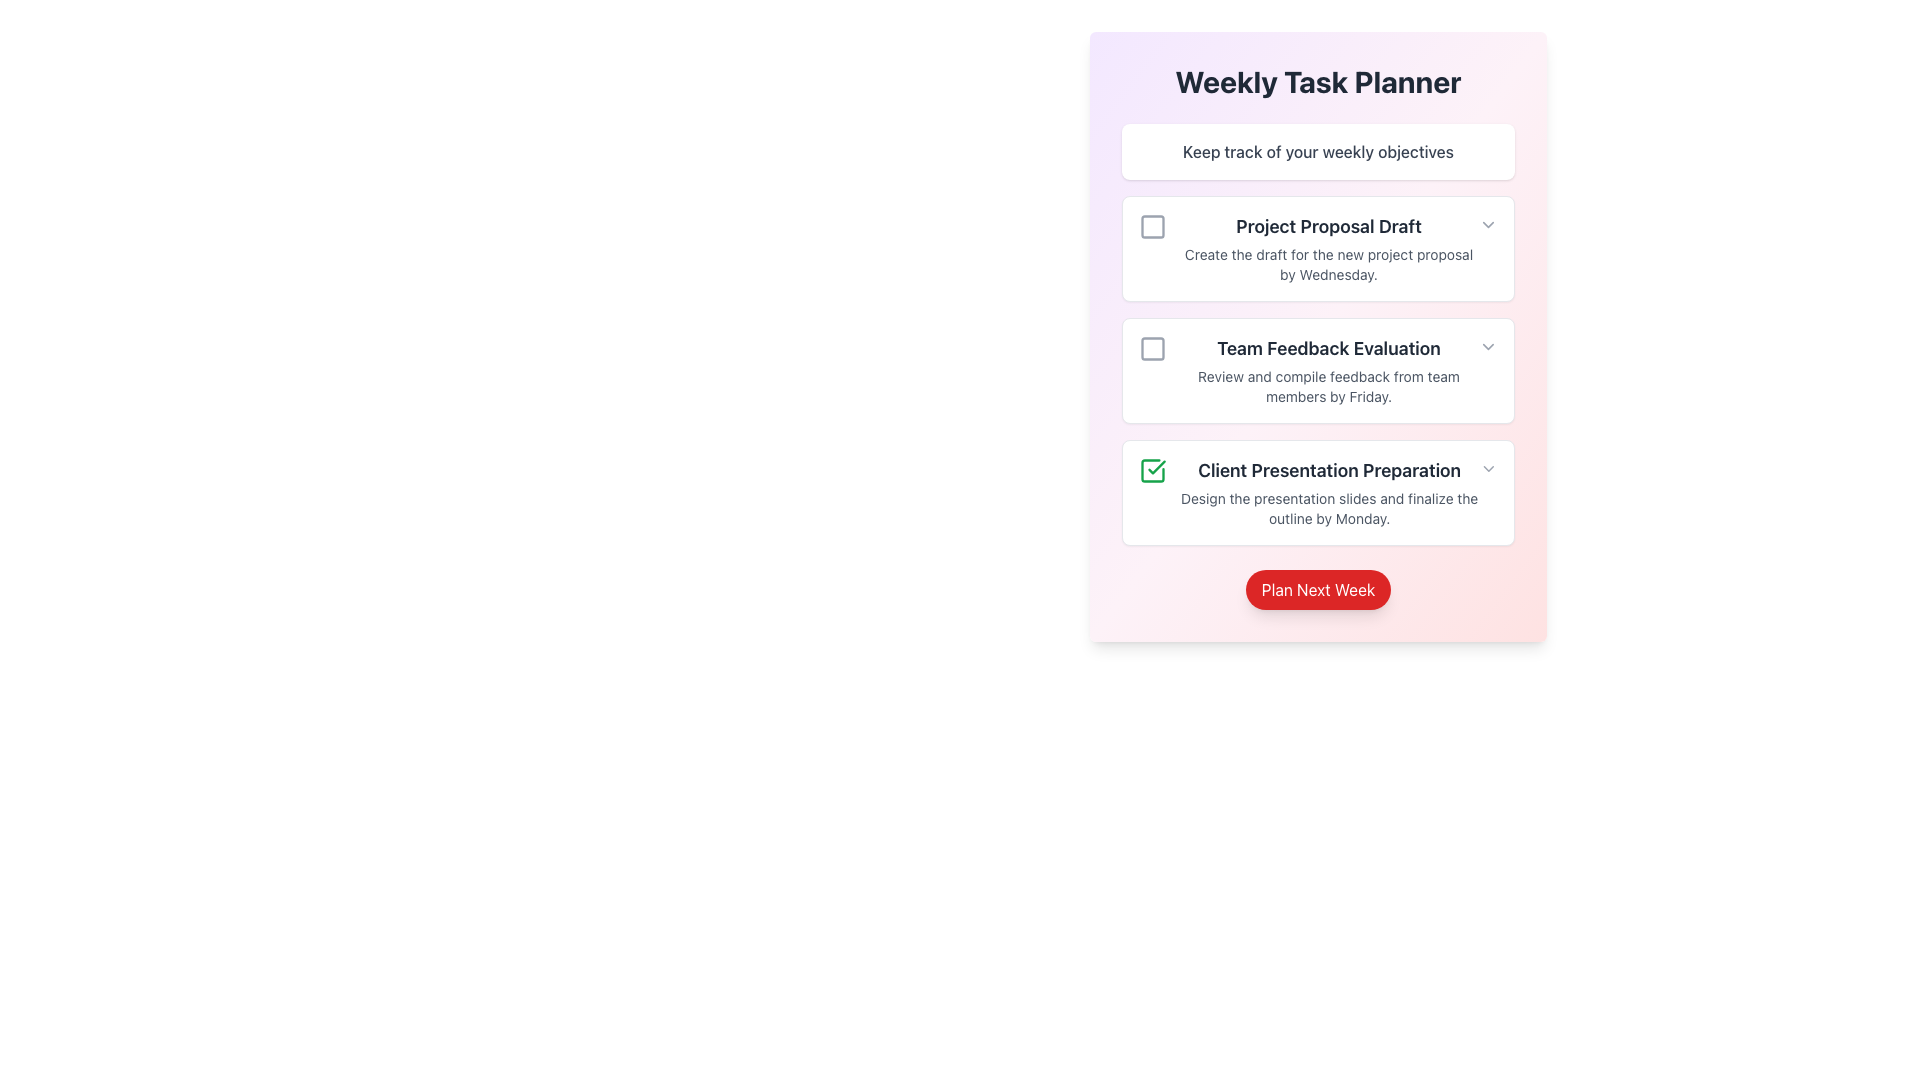 This screenshot has width=1920, height=1080. I want to click on task description displayed in the 'Team Feedback Evaluation' text element, which includes the headline and subtext about compiling feedback from team members, so click(1329, 370).